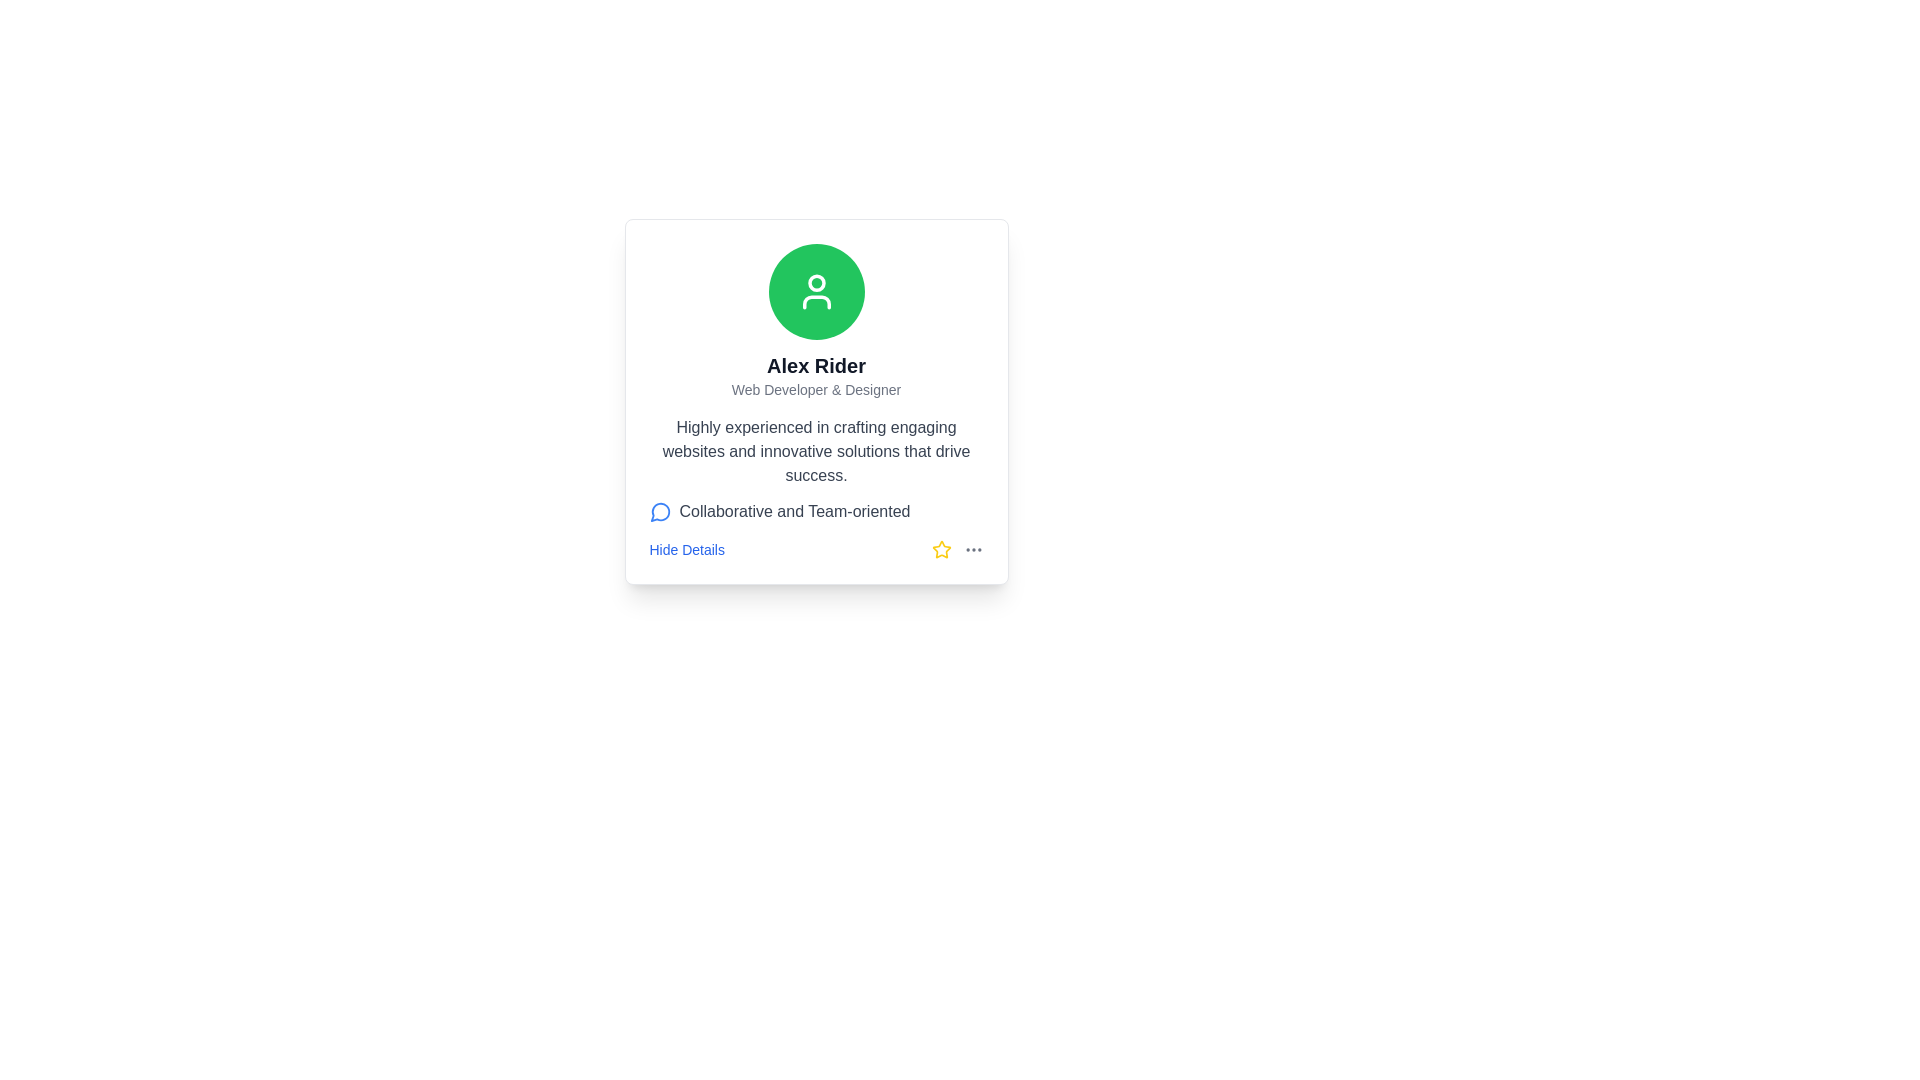 The image size is (1920, 1080). Describe the element at coordinates (816, 511) in the screenshot. I see `the descriptive information text block that highlights collaborative and team-oriented qualities, positioned below the text 'Highly experienced in crafting engaging websites and innovative solutions that drive success'` at that location.